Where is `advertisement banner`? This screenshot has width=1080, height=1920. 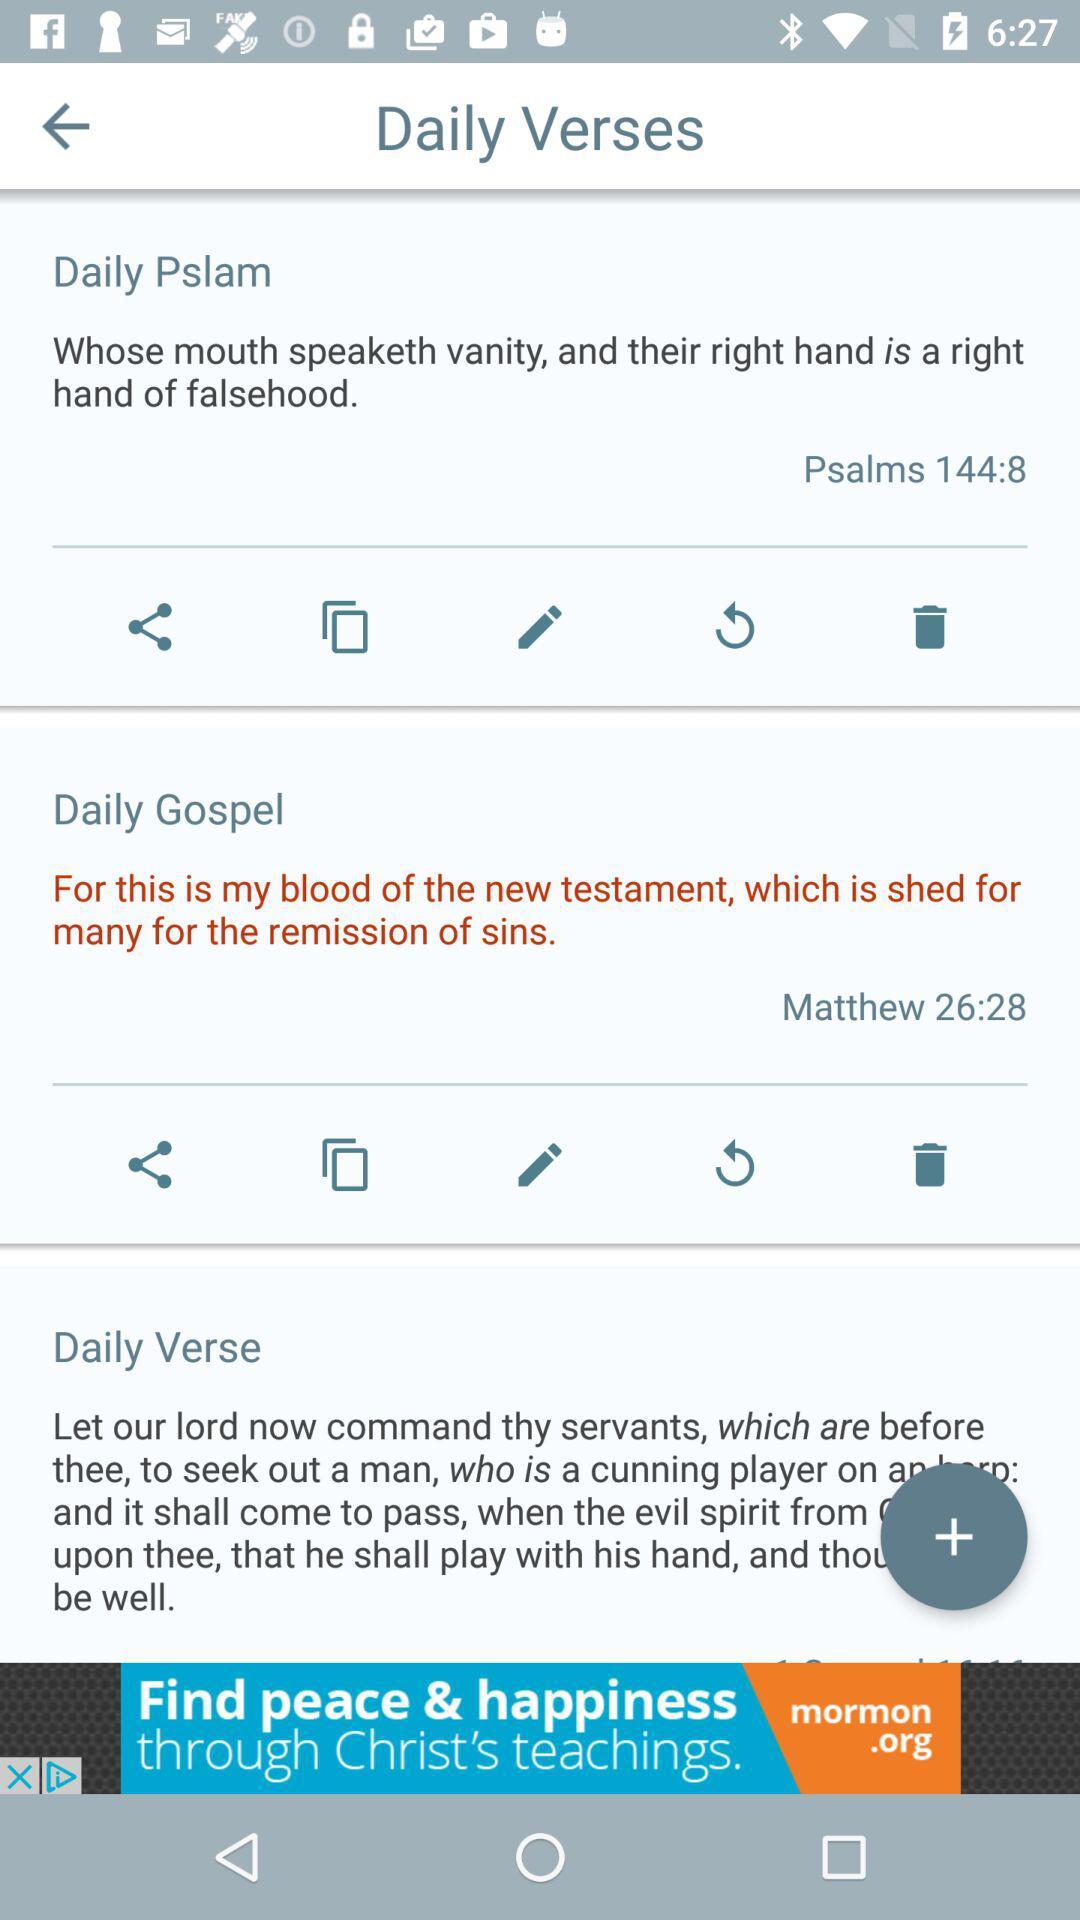
advertisement banner is located at coordinates (540, 1727).